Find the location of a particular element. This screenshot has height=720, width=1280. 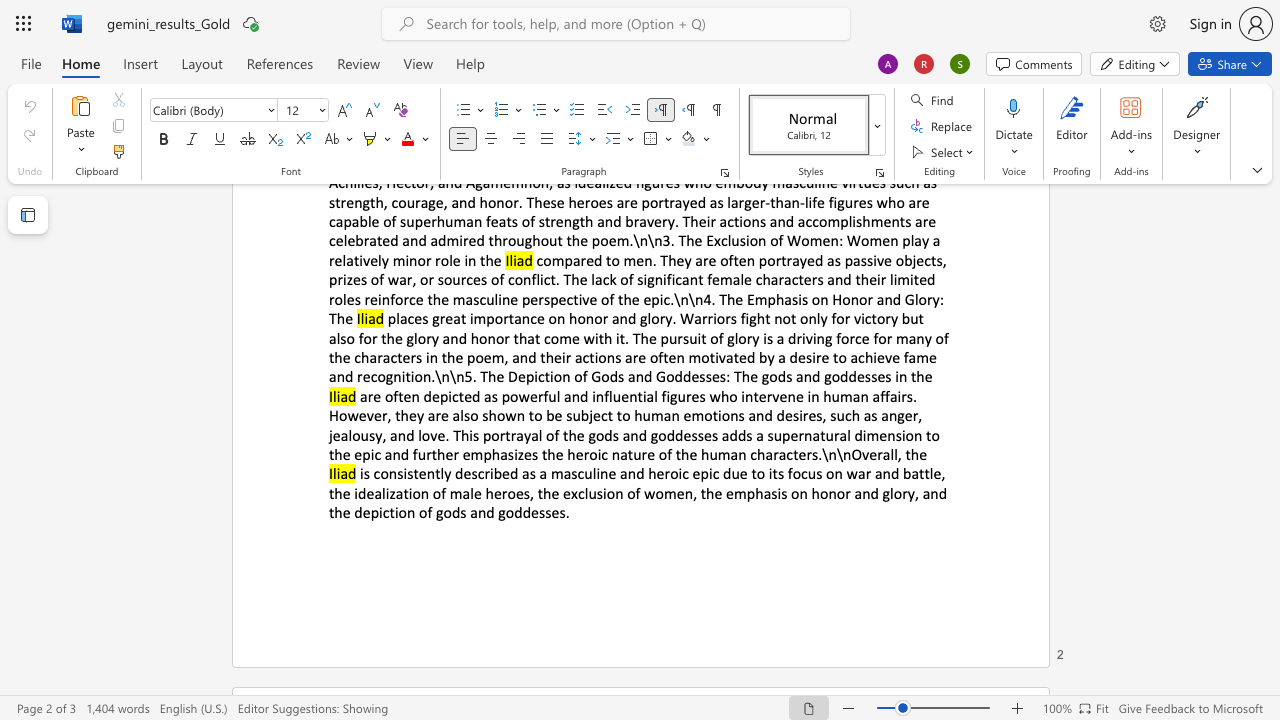

the 1th character "c" in the text is located at coordinates (376, 473).